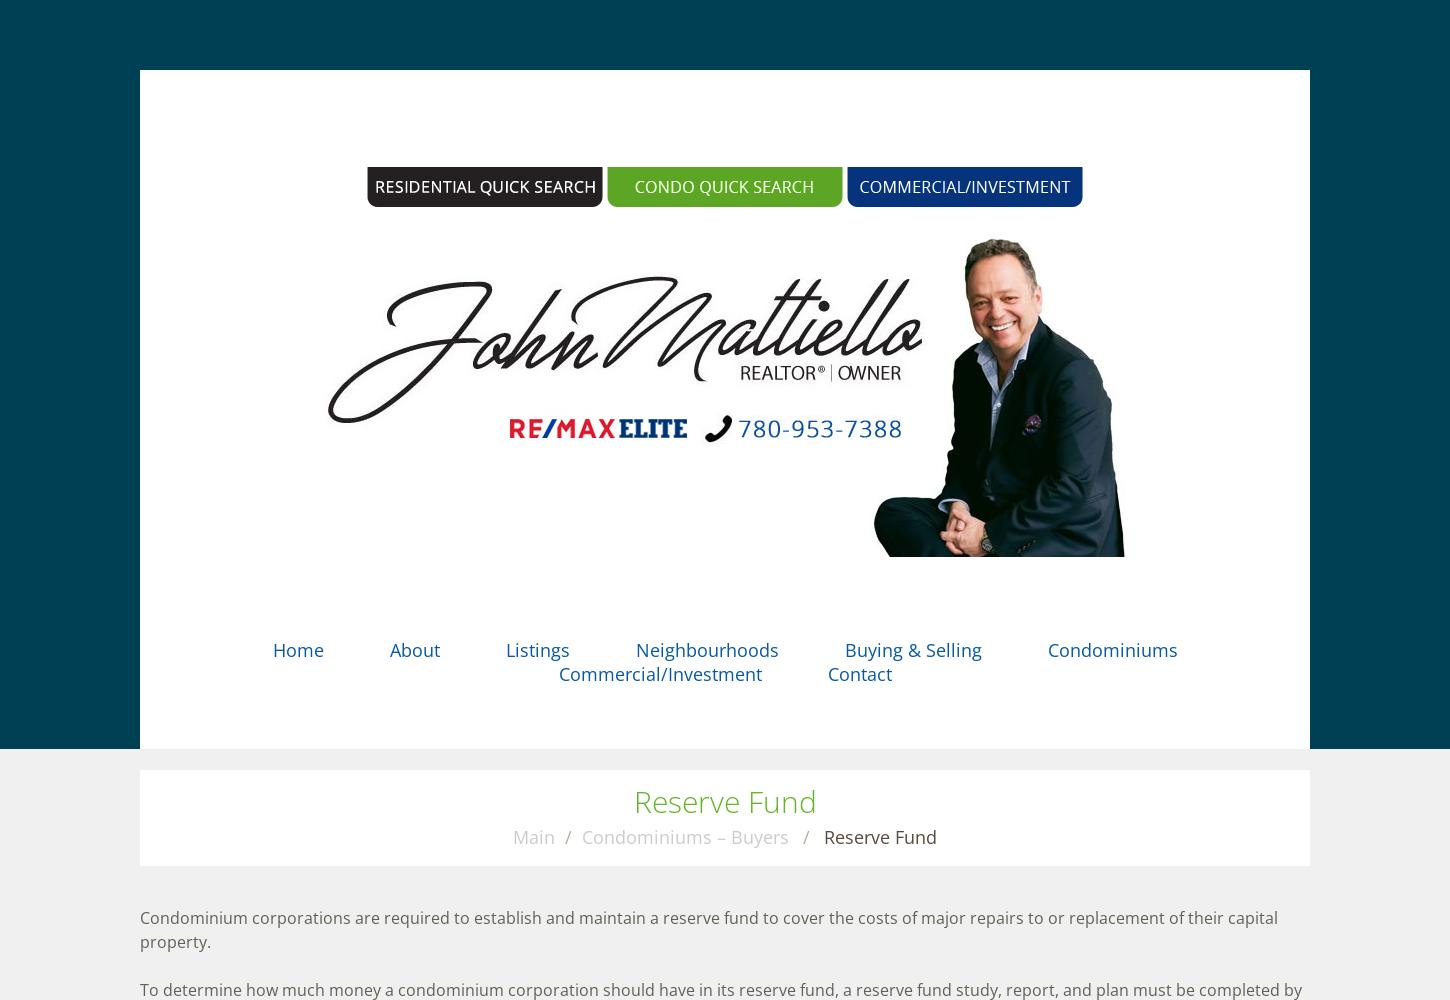  I want to click on 'About', so click(388, 650).